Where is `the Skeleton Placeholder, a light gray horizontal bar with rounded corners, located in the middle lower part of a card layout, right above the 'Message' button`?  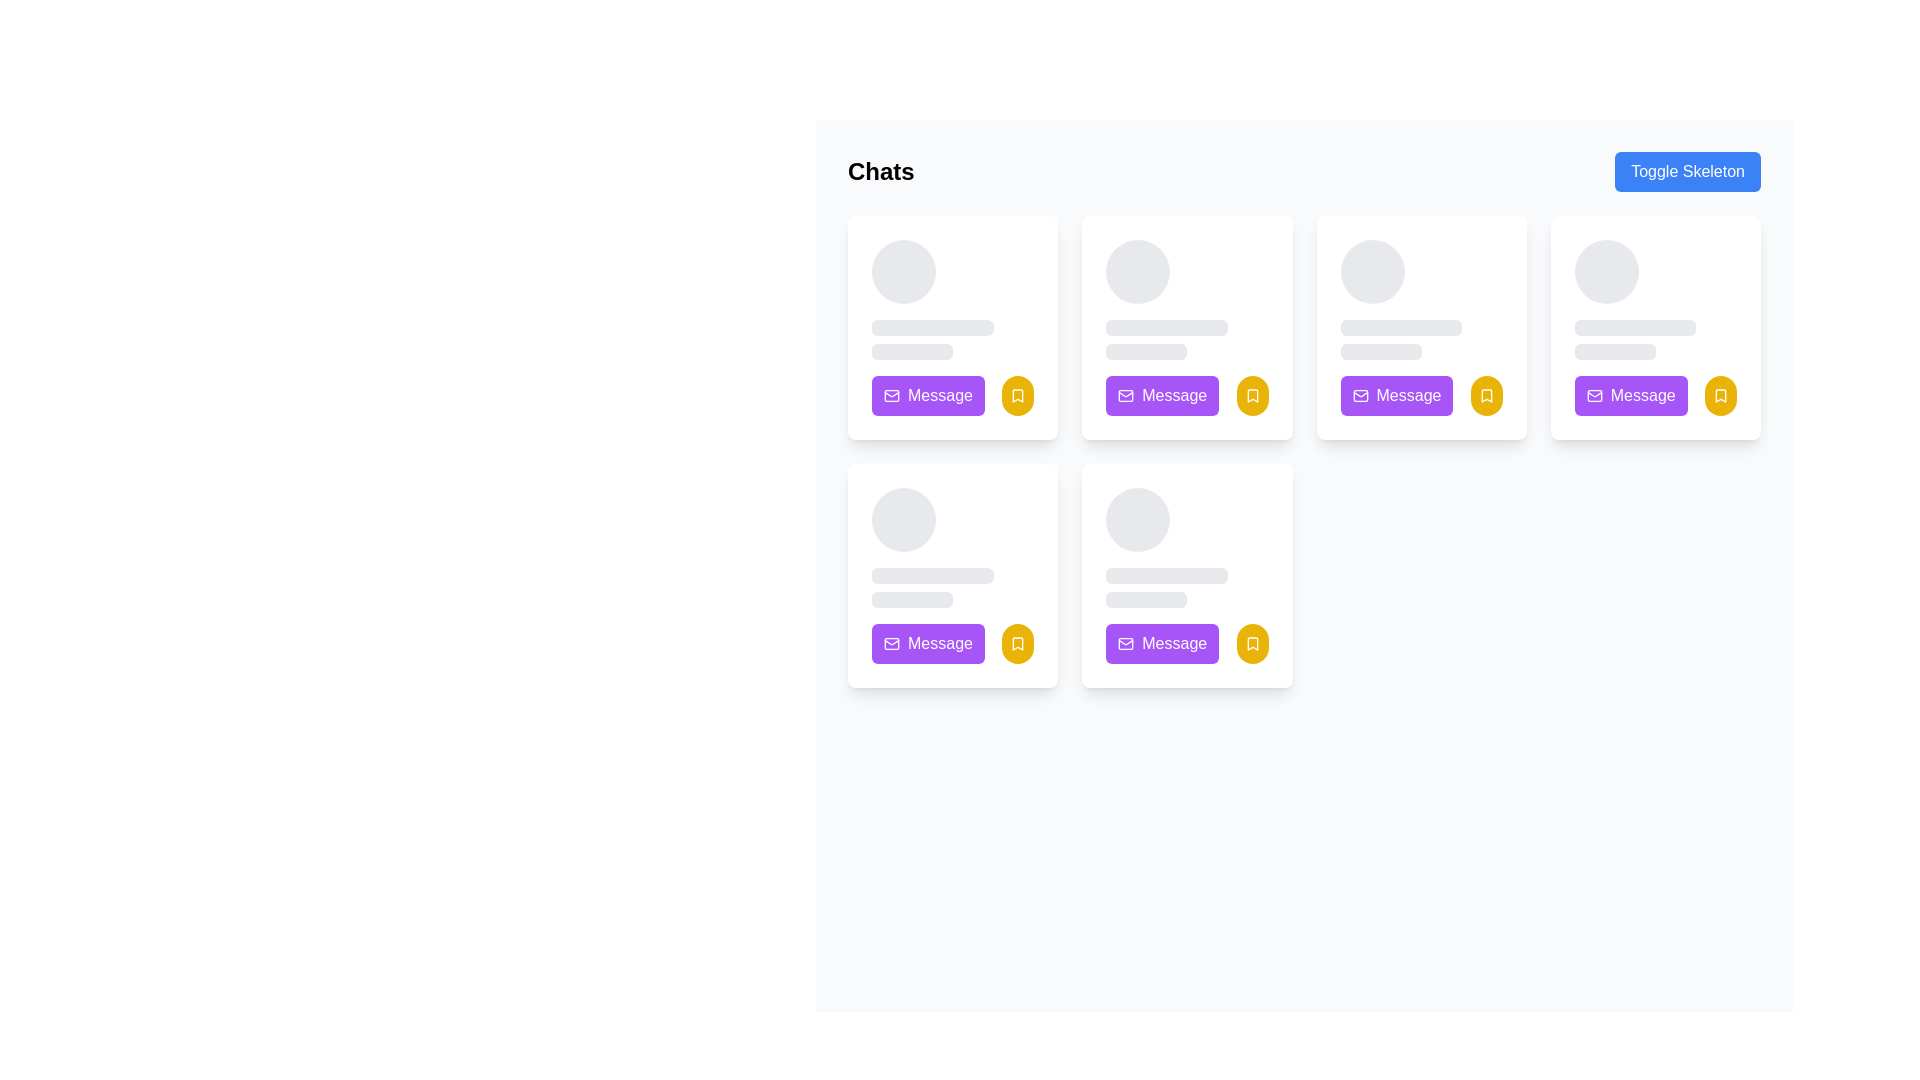
the Skeleton Placeholder, a light gray horizontal bar with rounded corners, located in the middle lower part of a card layout, right above the 'Message' button is located at coordinates (911, 350).